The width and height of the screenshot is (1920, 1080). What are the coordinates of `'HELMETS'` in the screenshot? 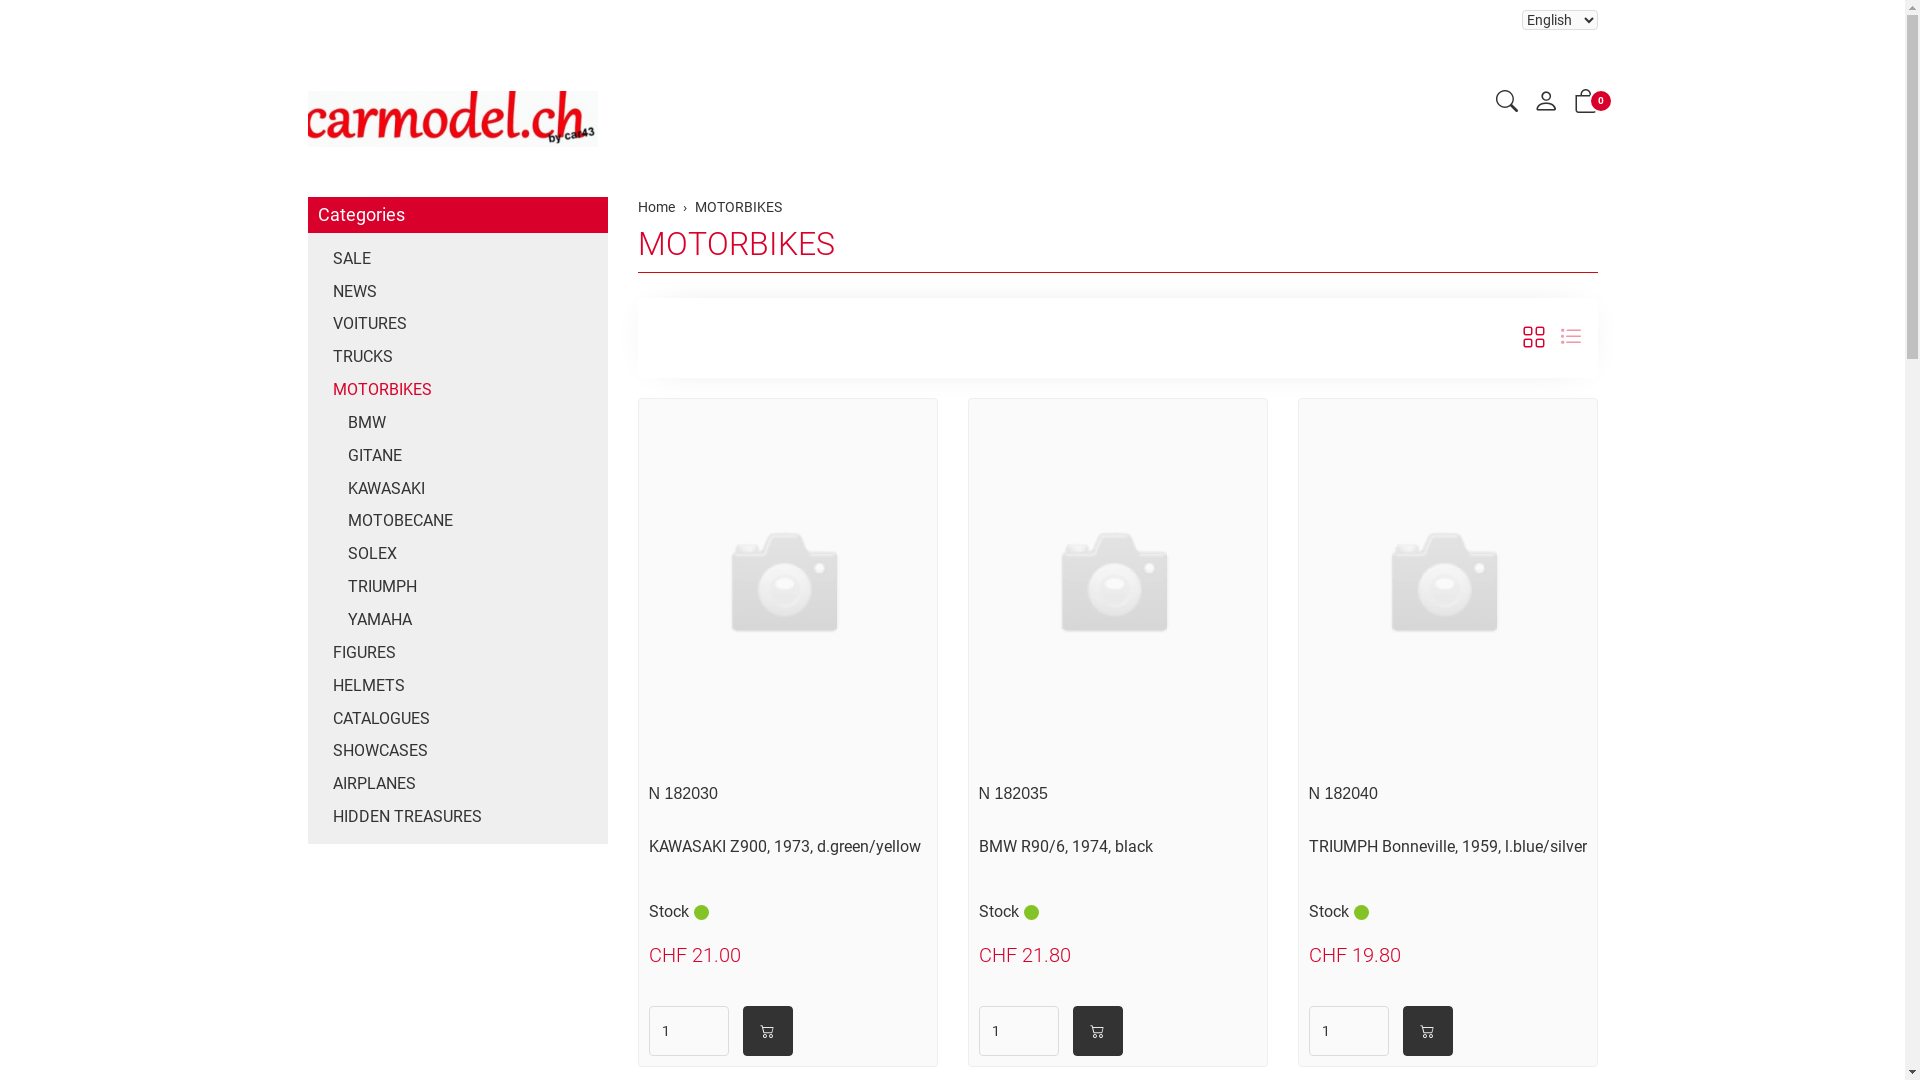 It's located at (456, 685).